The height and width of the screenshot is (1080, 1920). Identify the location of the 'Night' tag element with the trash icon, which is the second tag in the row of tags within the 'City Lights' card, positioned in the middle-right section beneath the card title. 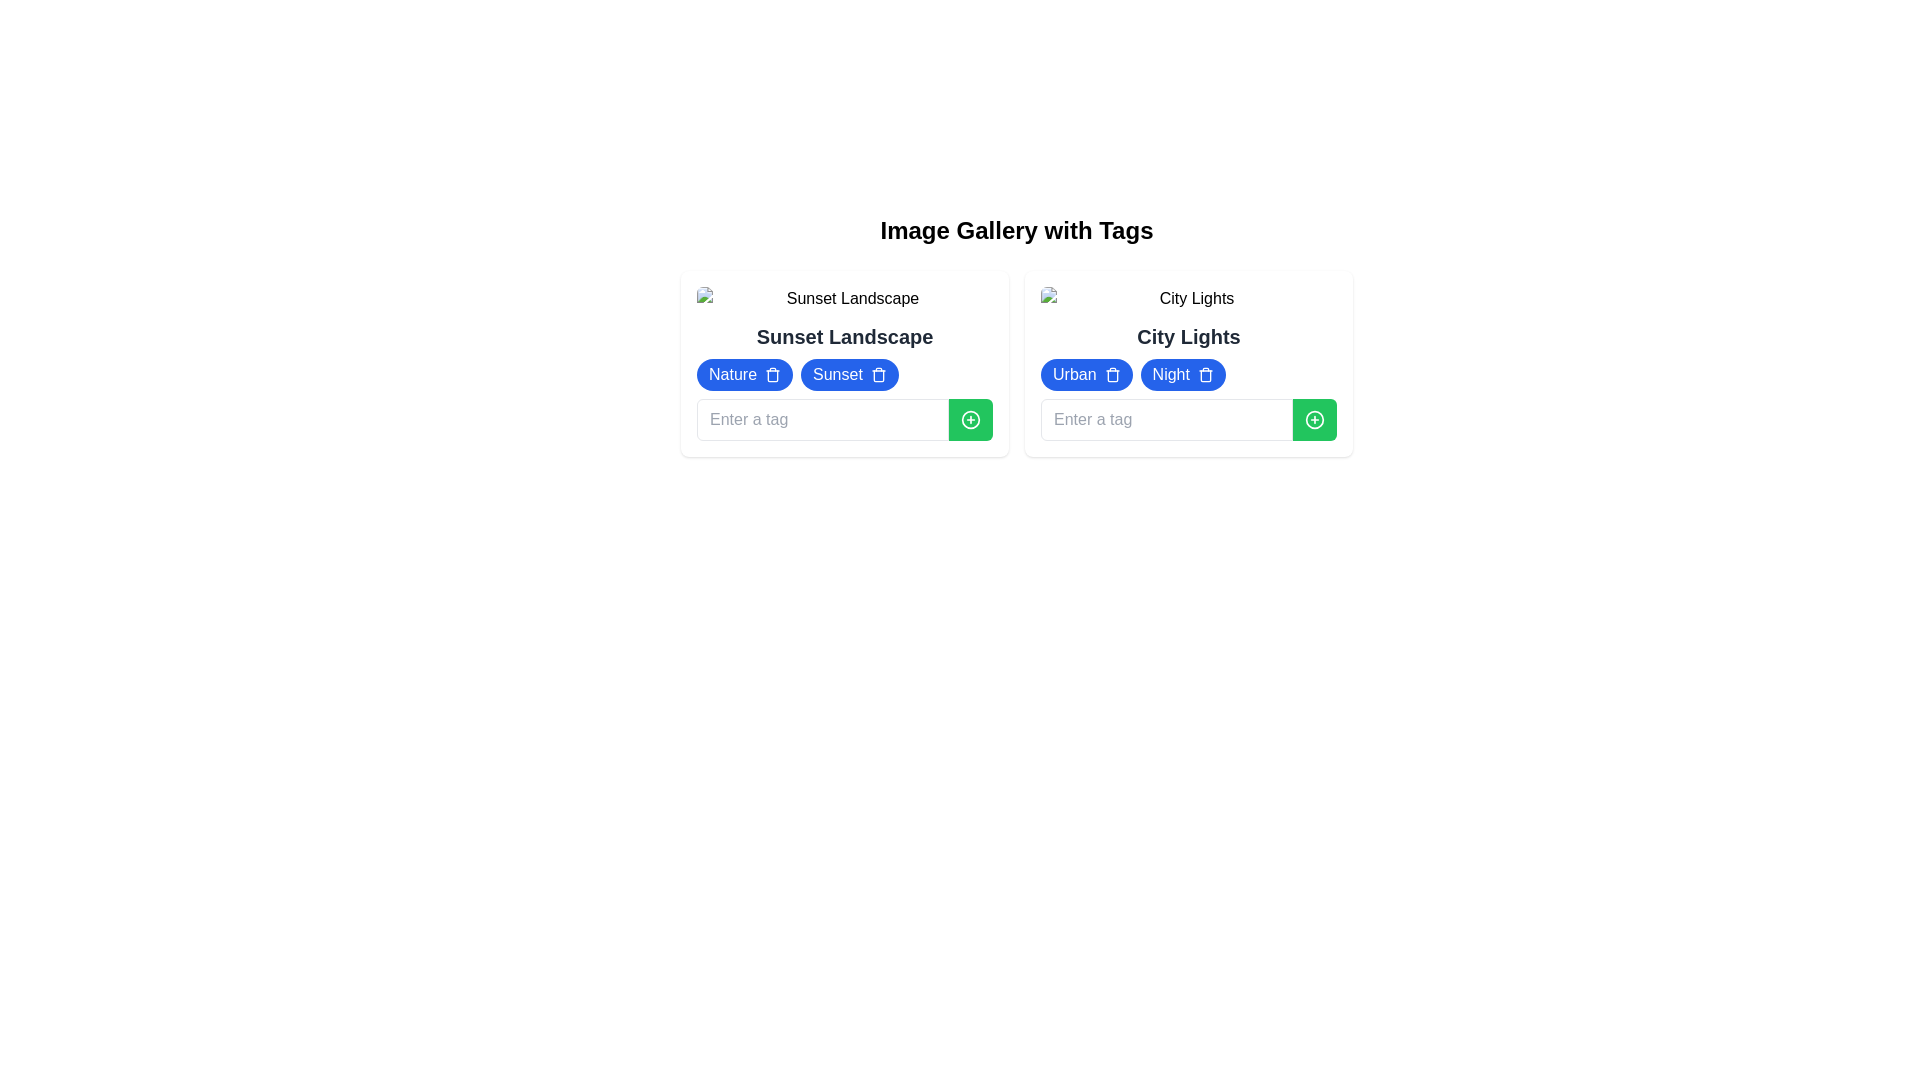
(1183, 374).